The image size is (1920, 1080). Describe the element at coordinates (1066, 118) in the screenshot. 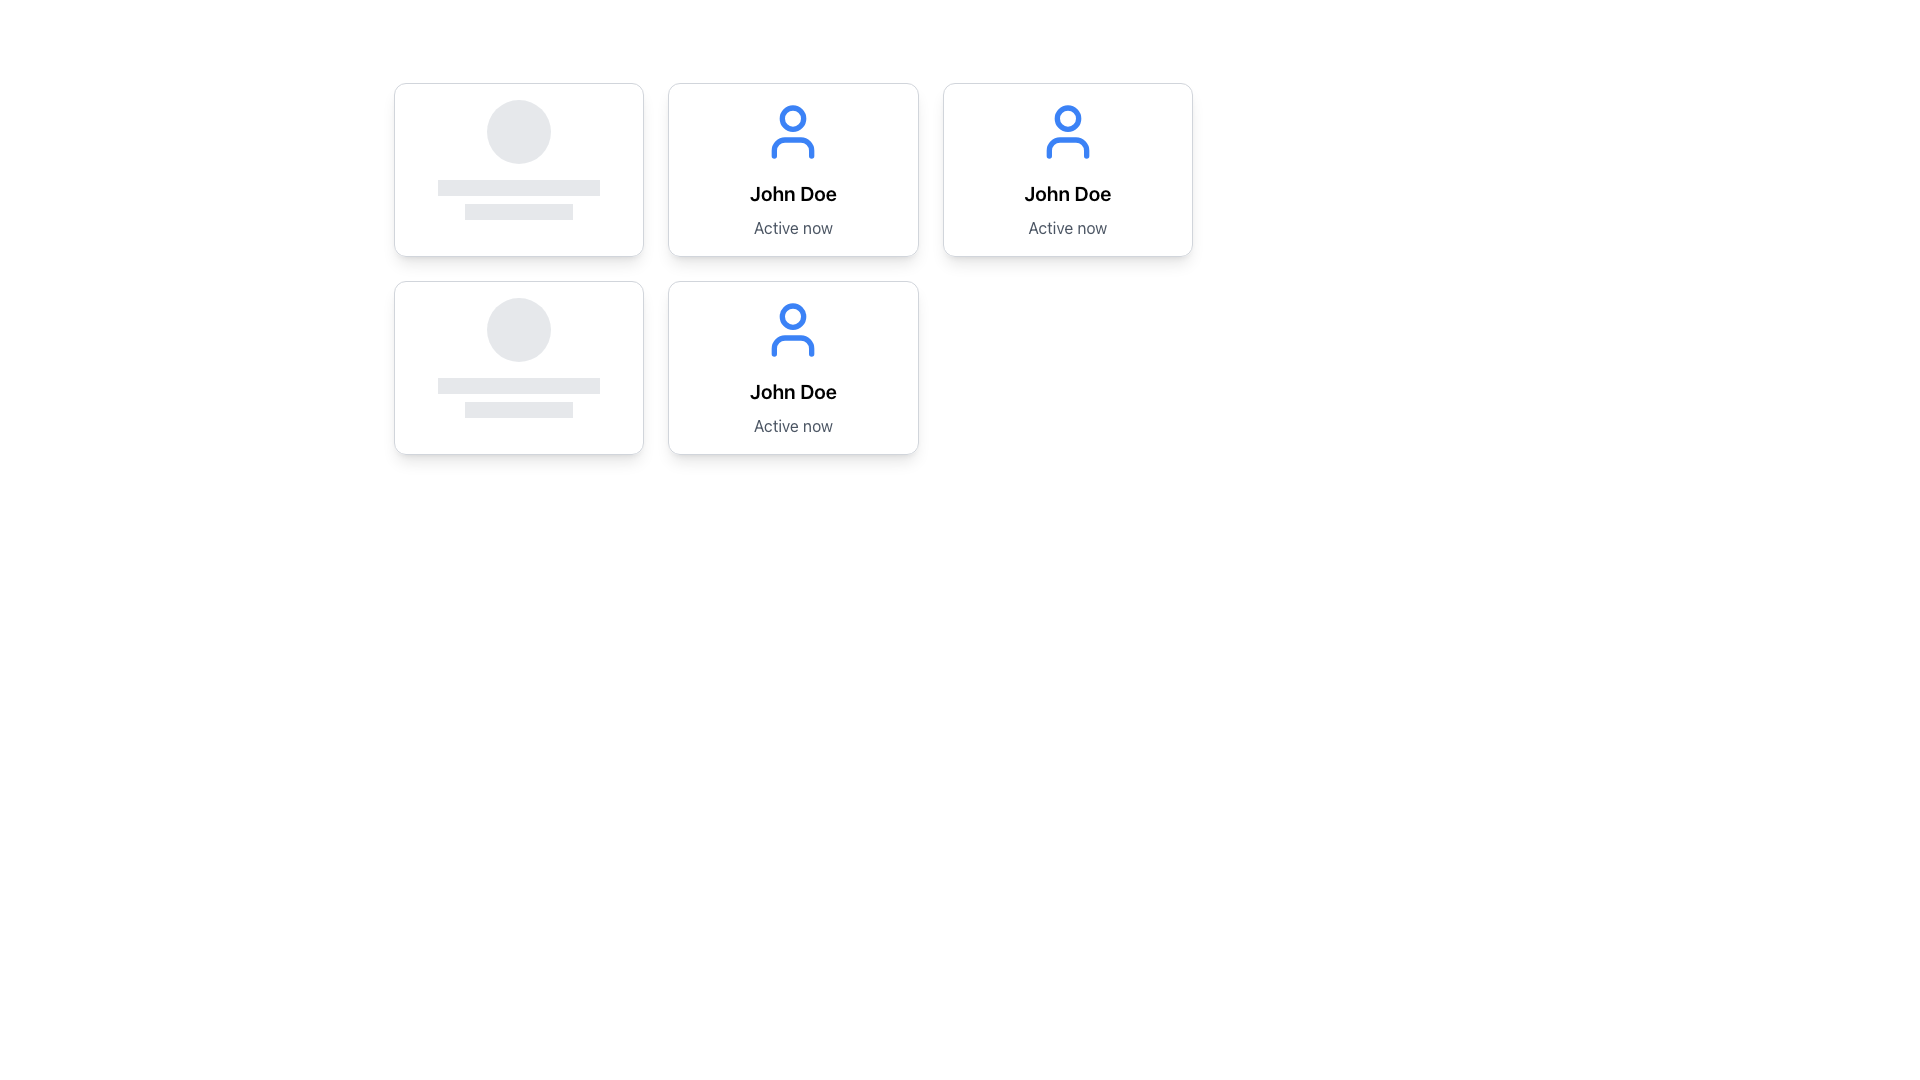

I see `and interact with the circular graphical component representing the user profile icon for 'John Doe'` at that location.